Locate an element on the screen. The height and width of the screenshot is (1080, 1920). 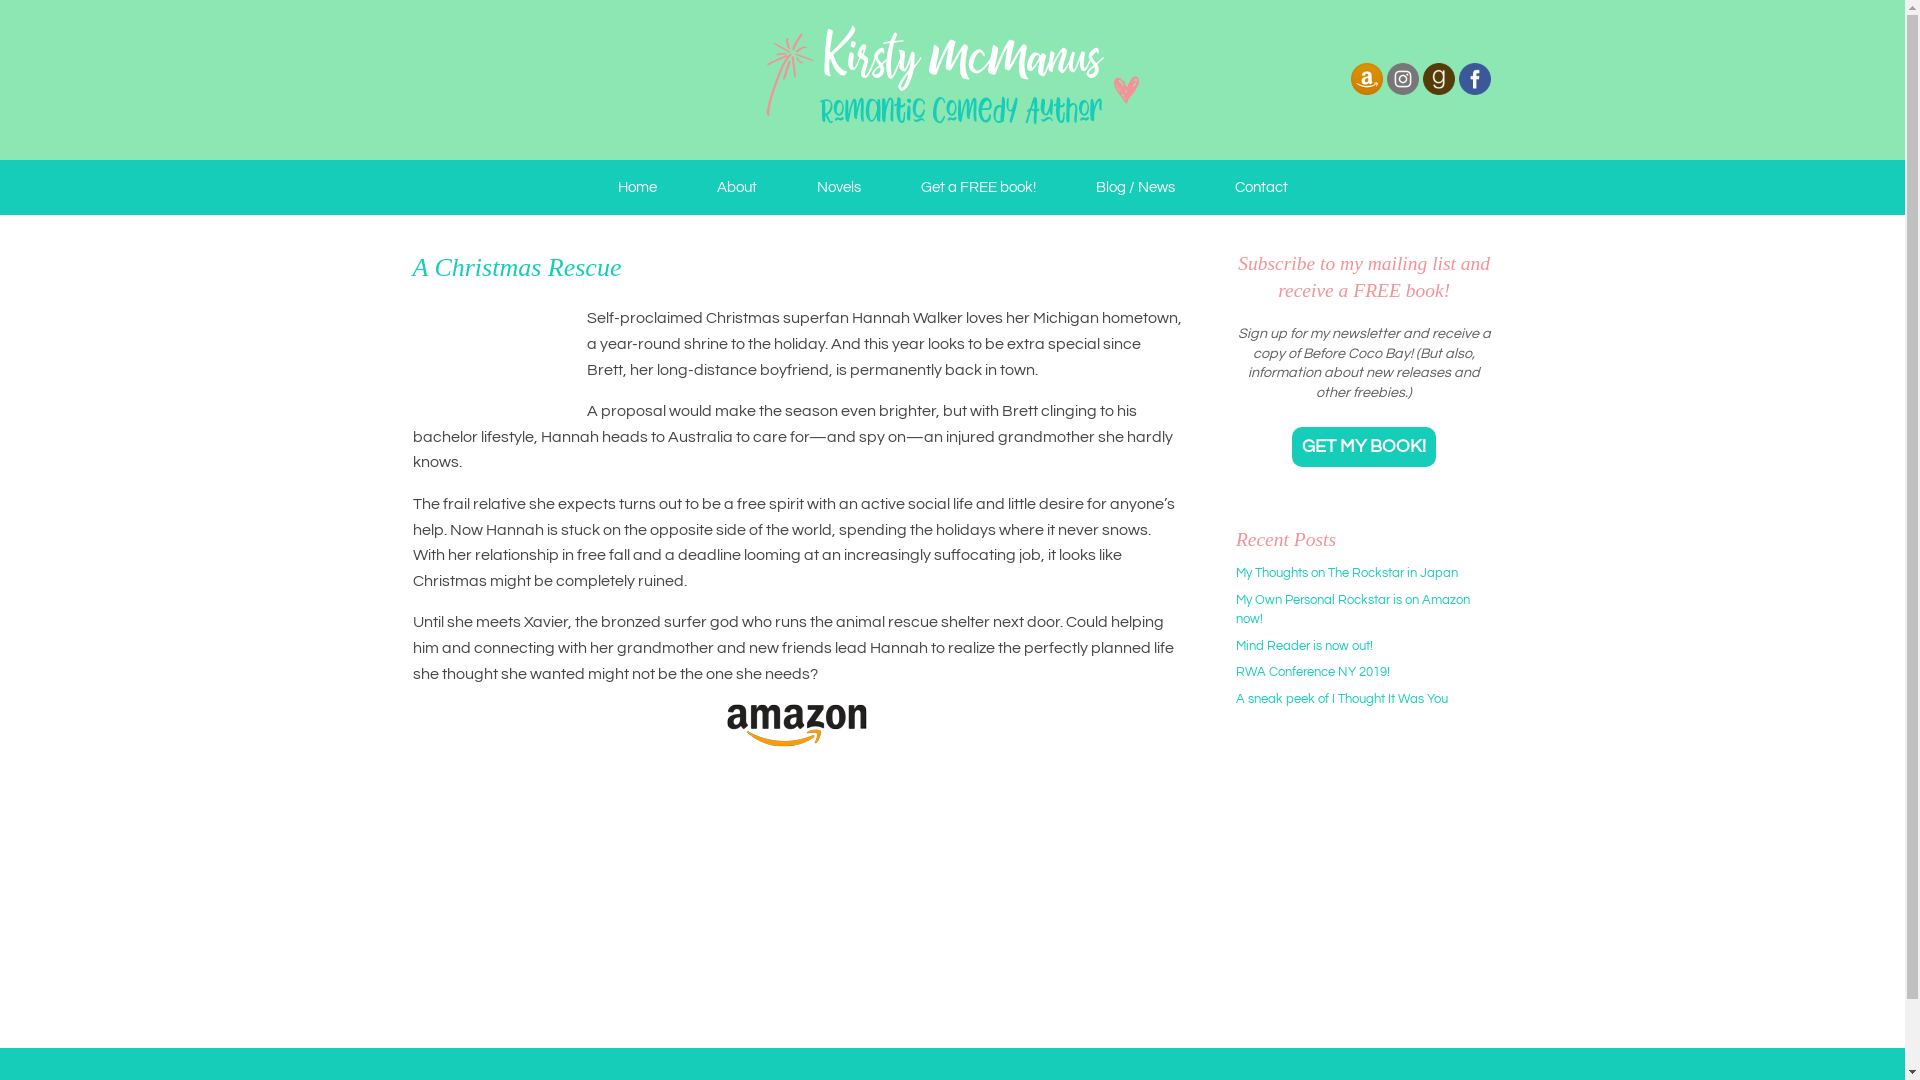
'Novels' is located at coordinates (785, 187).